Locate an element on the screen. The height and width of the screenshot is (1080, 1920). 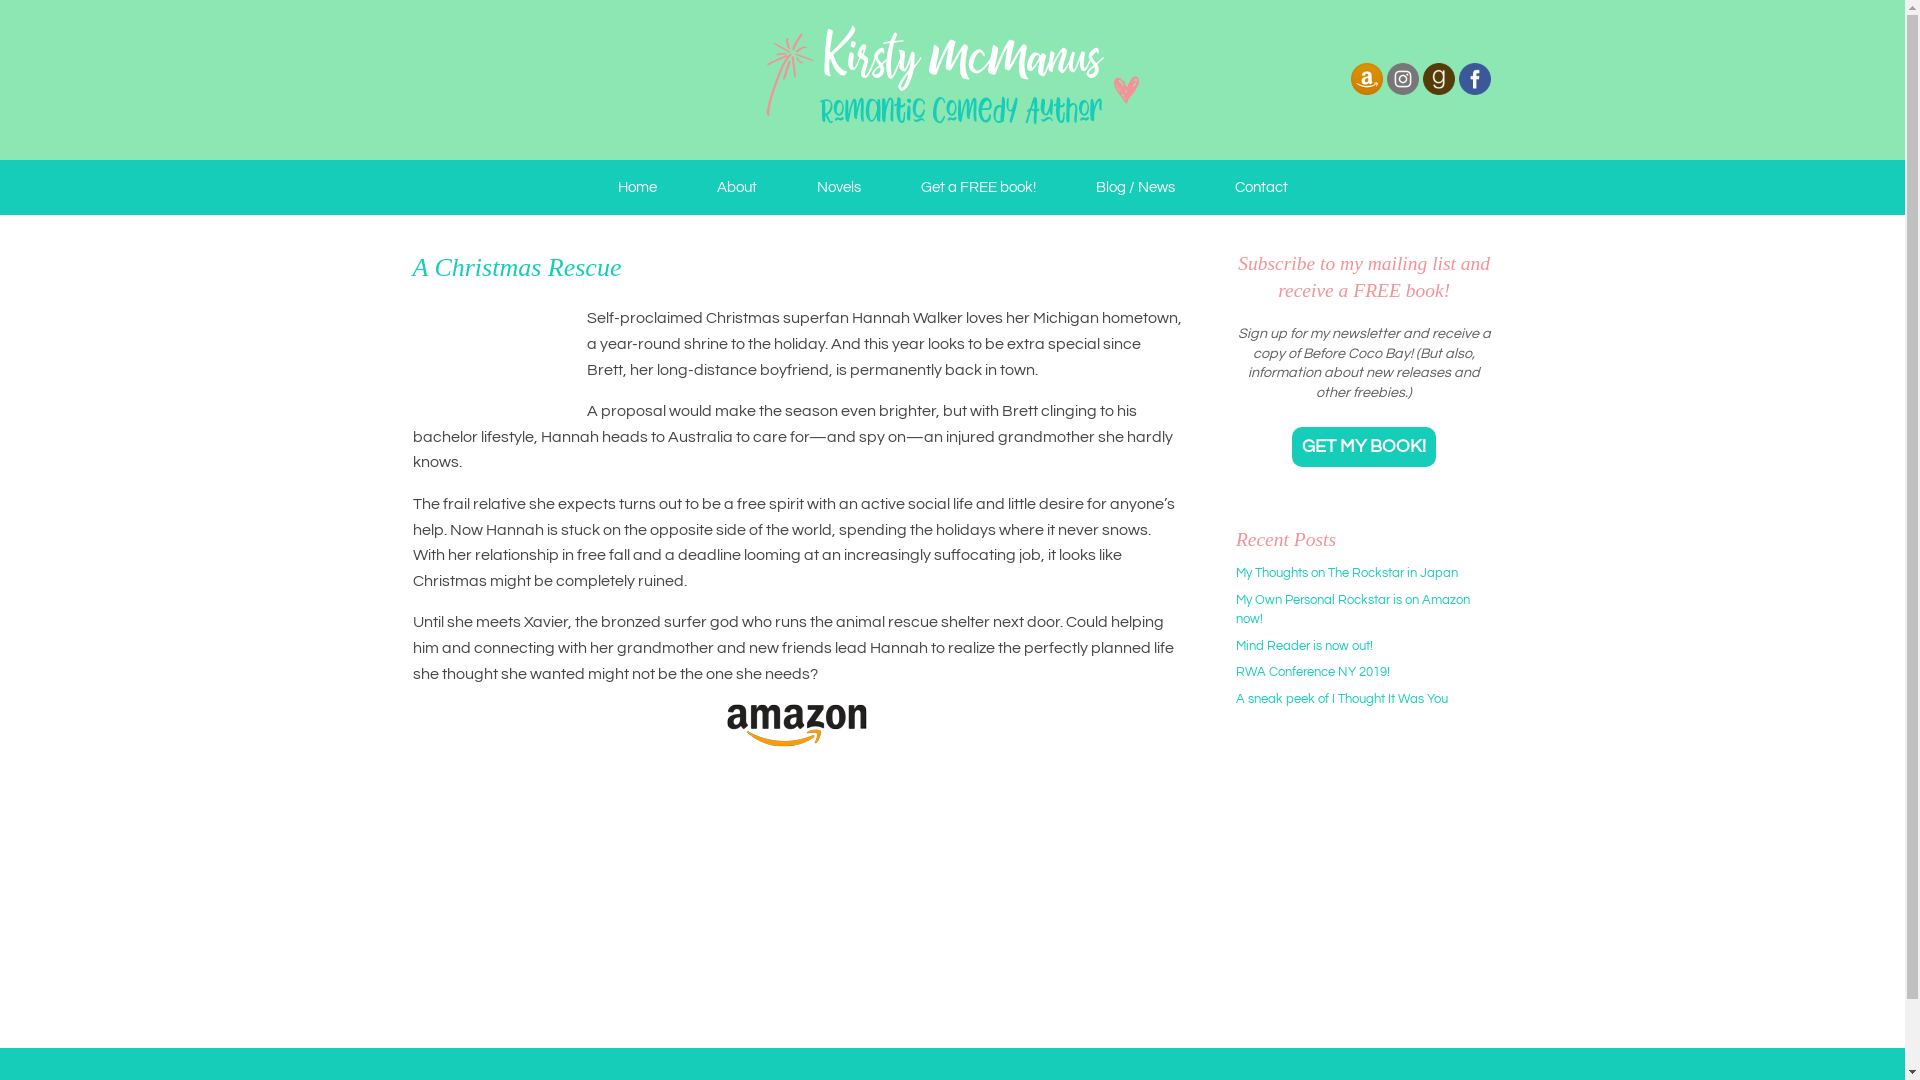
'Novels' is located at coordinates (785, 187).